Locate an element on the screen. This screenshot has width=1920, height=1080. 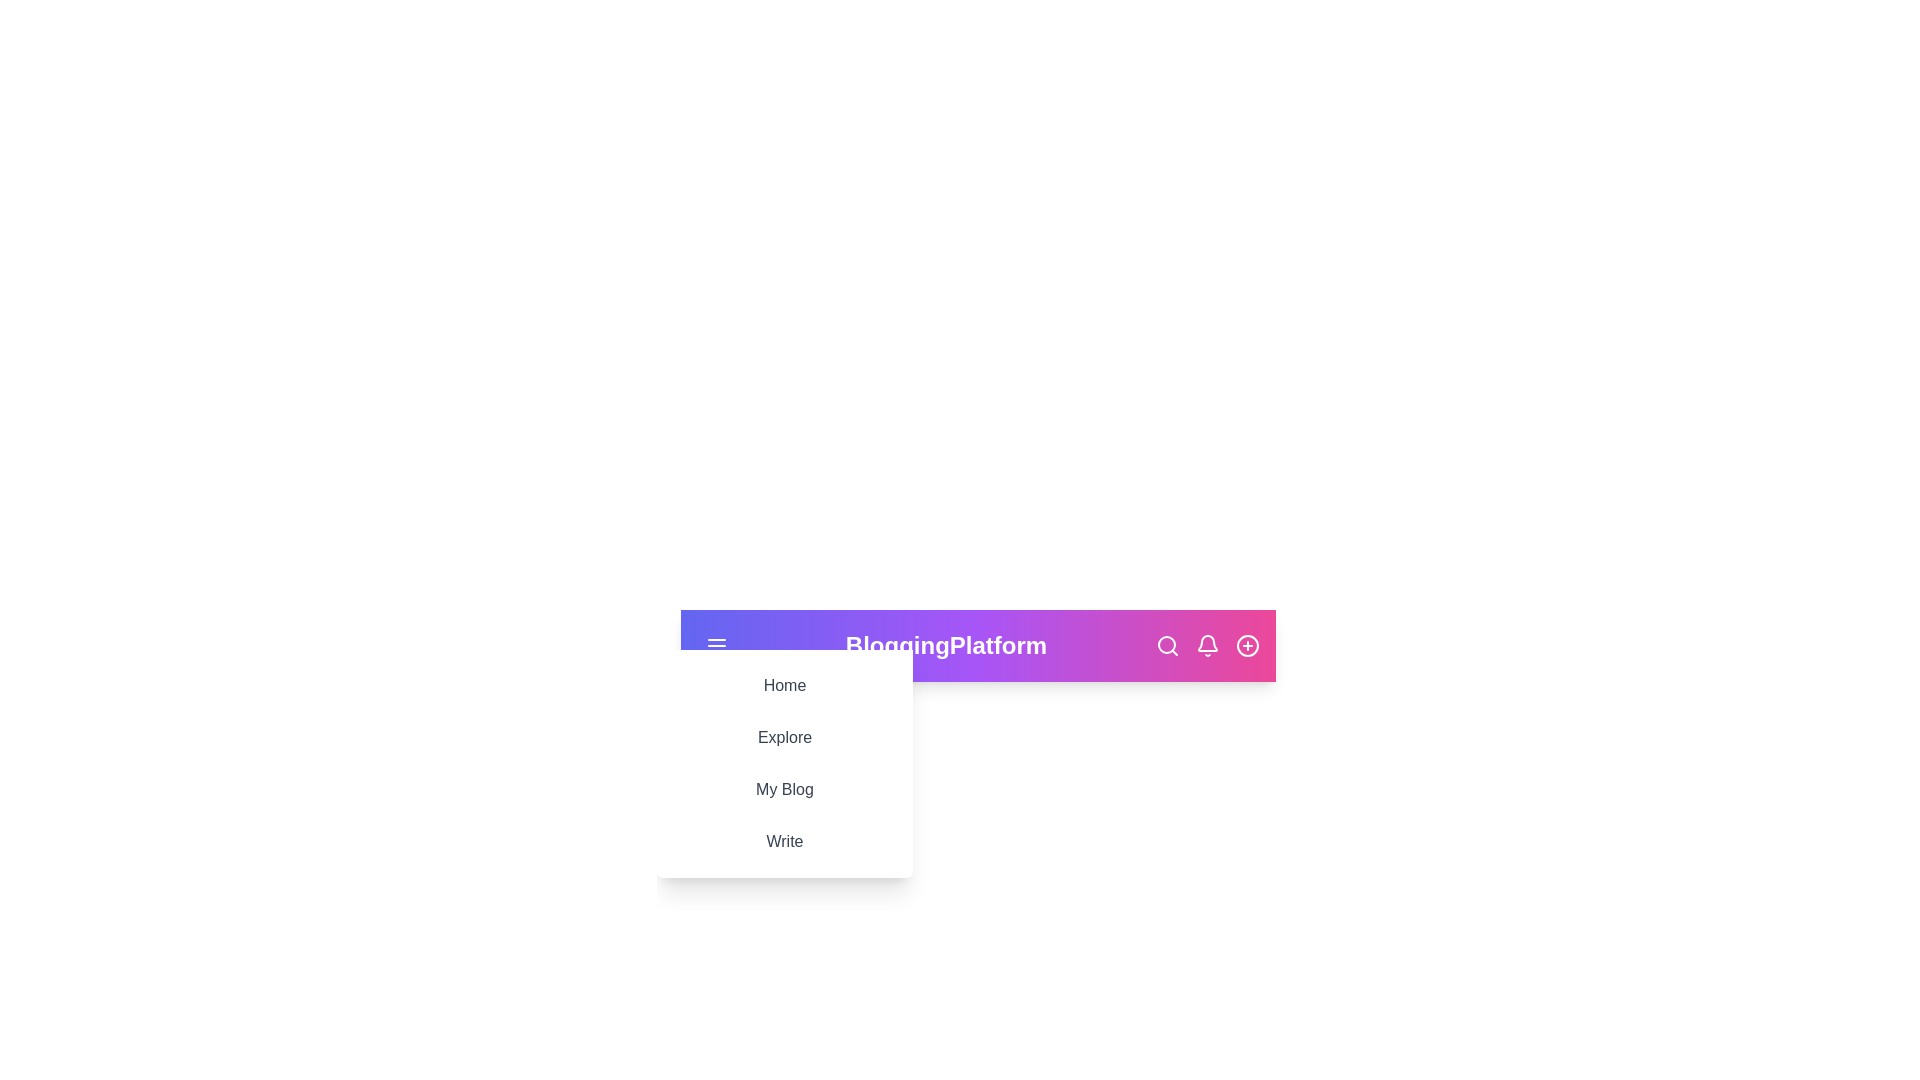
the 'add new item' icon in the BloggingAppBar is located at coordinates (1247, 645).